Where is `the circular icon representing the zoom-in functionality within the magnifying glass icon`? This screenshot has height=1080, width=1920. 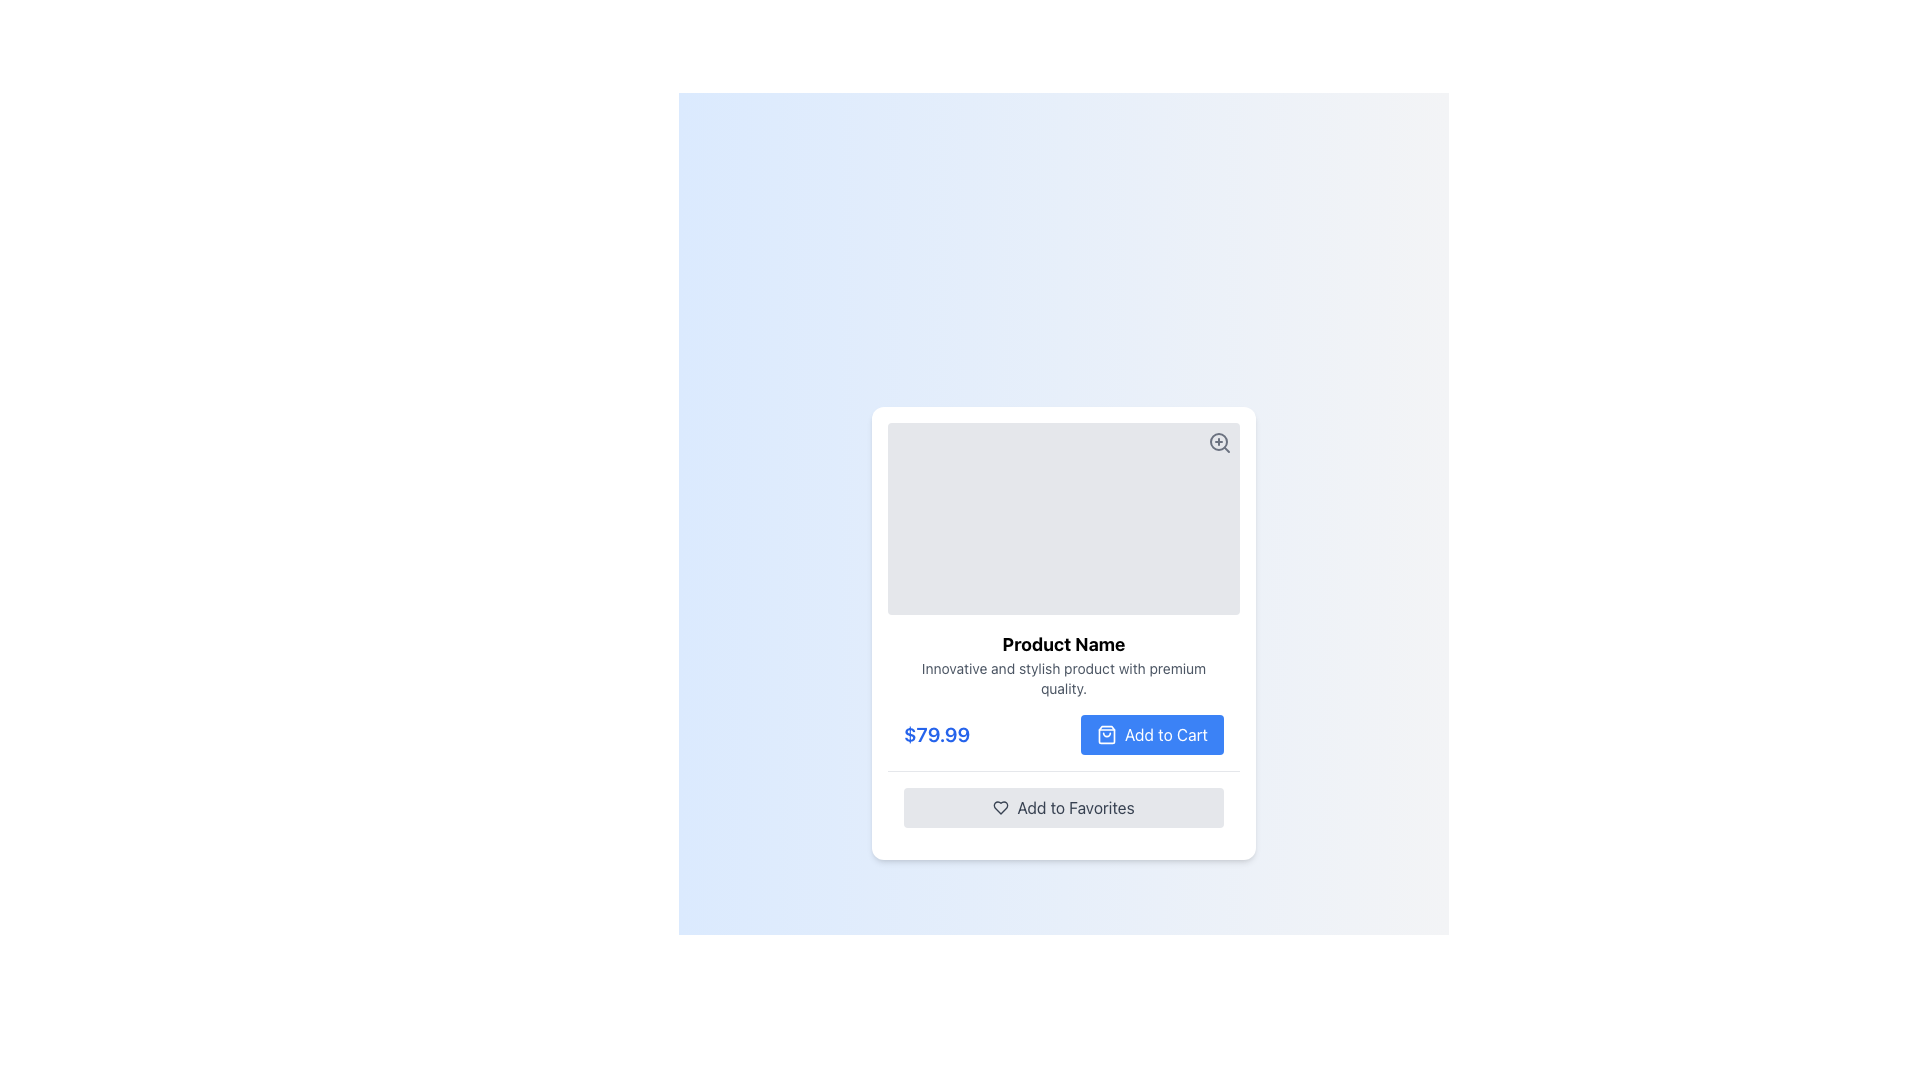 the circular icon representing the zoom-in functionality within the magnifying glass icon is located at coordinates (1218, 440).